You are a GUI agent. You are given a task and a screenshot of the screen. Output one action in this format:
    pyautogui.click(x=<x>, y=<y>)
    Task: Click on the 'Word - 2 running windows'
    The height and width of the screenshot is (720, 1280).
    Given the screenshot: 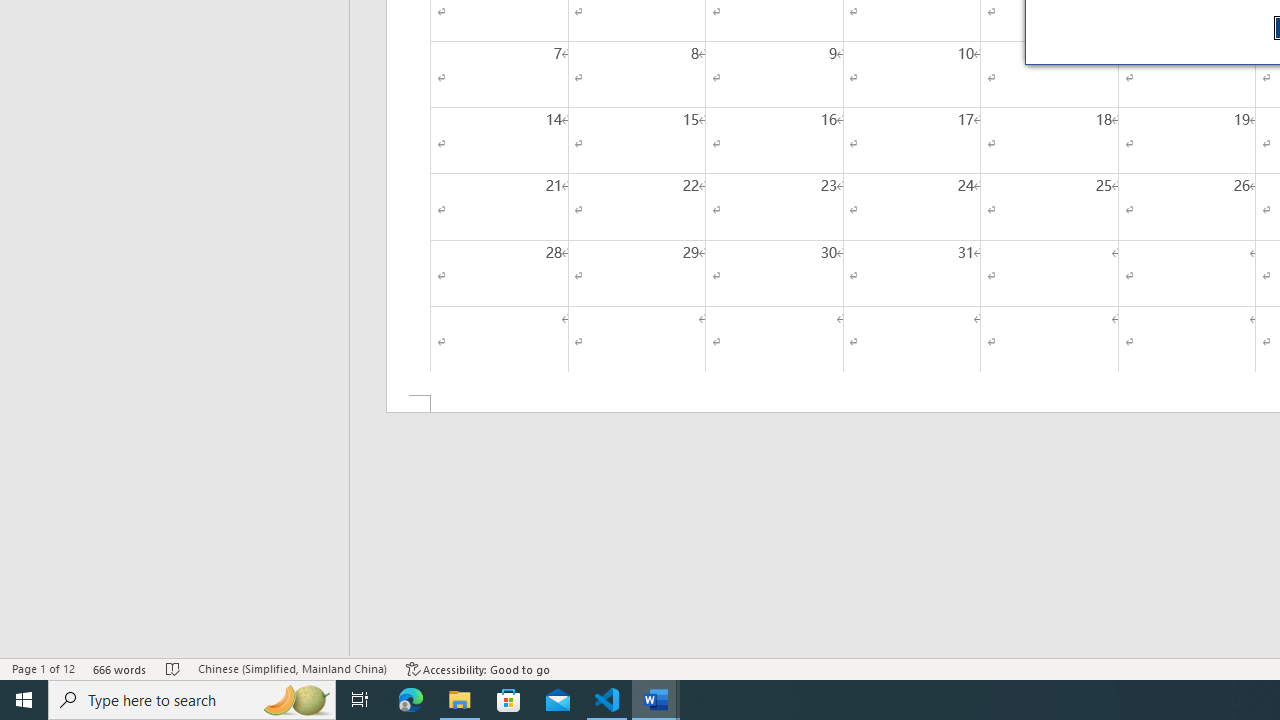 What is the action you would take?
    pyautogui.click(x=656, y=698)
    